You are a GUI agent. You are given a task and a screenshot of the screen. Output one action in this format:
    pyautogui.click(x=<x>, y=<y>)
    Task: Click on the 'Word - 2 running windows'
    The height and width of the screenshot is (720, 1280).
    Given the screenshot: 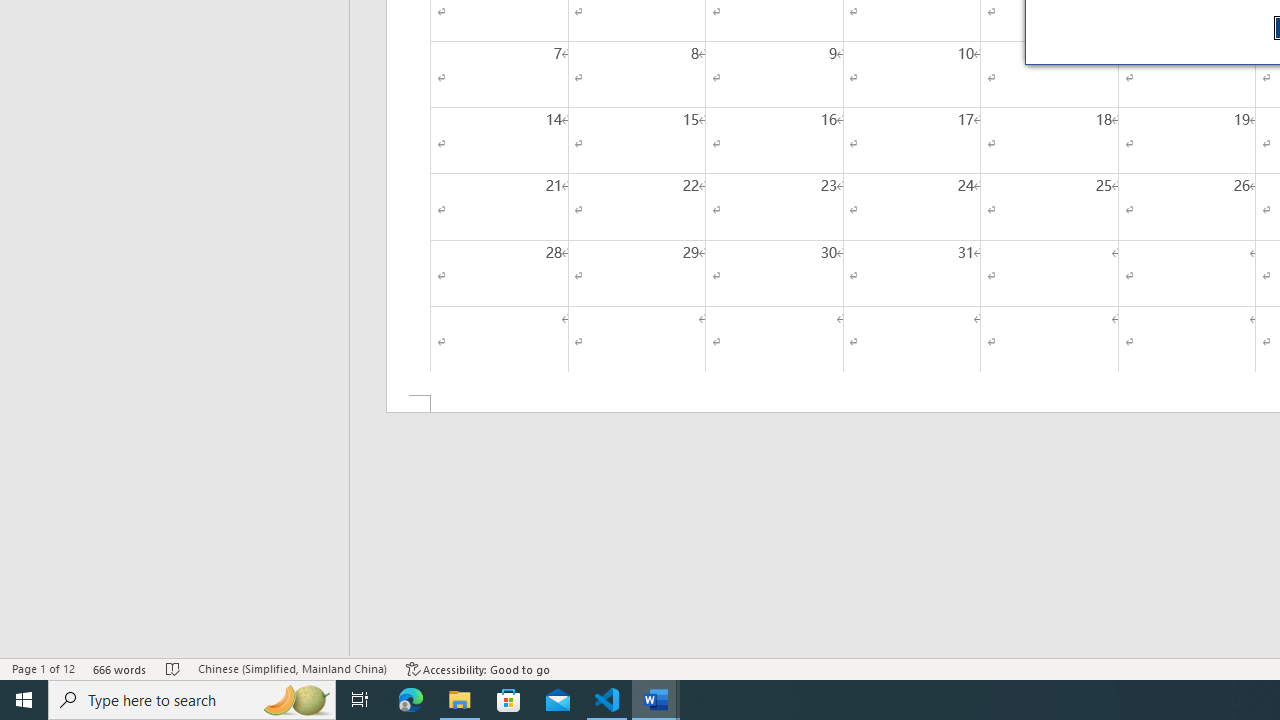 What is the action you would take?
    pyautogui.click(x=656, y=698)
    